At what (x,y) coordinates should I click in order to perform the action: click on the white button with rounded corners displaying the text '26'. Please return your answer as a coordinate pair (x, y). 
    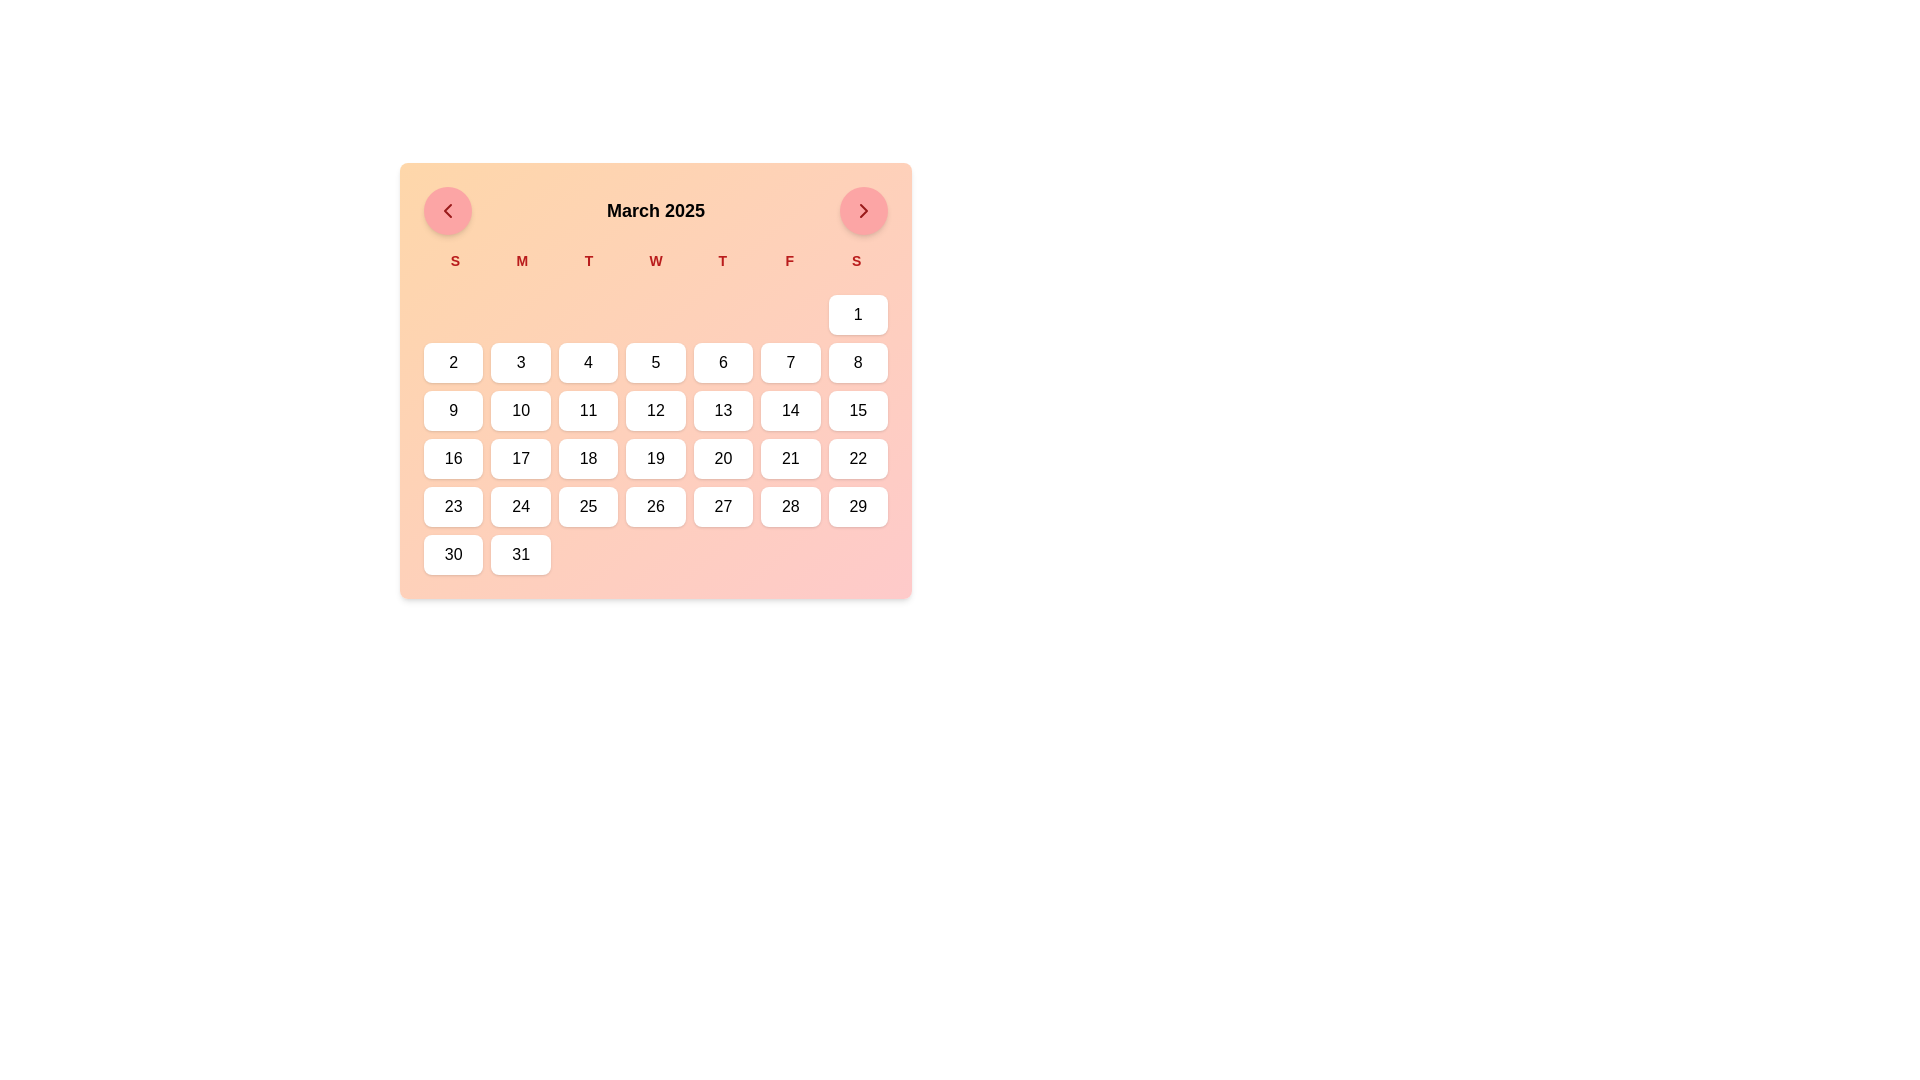
    Looking at the image, I should click on (656, 505).